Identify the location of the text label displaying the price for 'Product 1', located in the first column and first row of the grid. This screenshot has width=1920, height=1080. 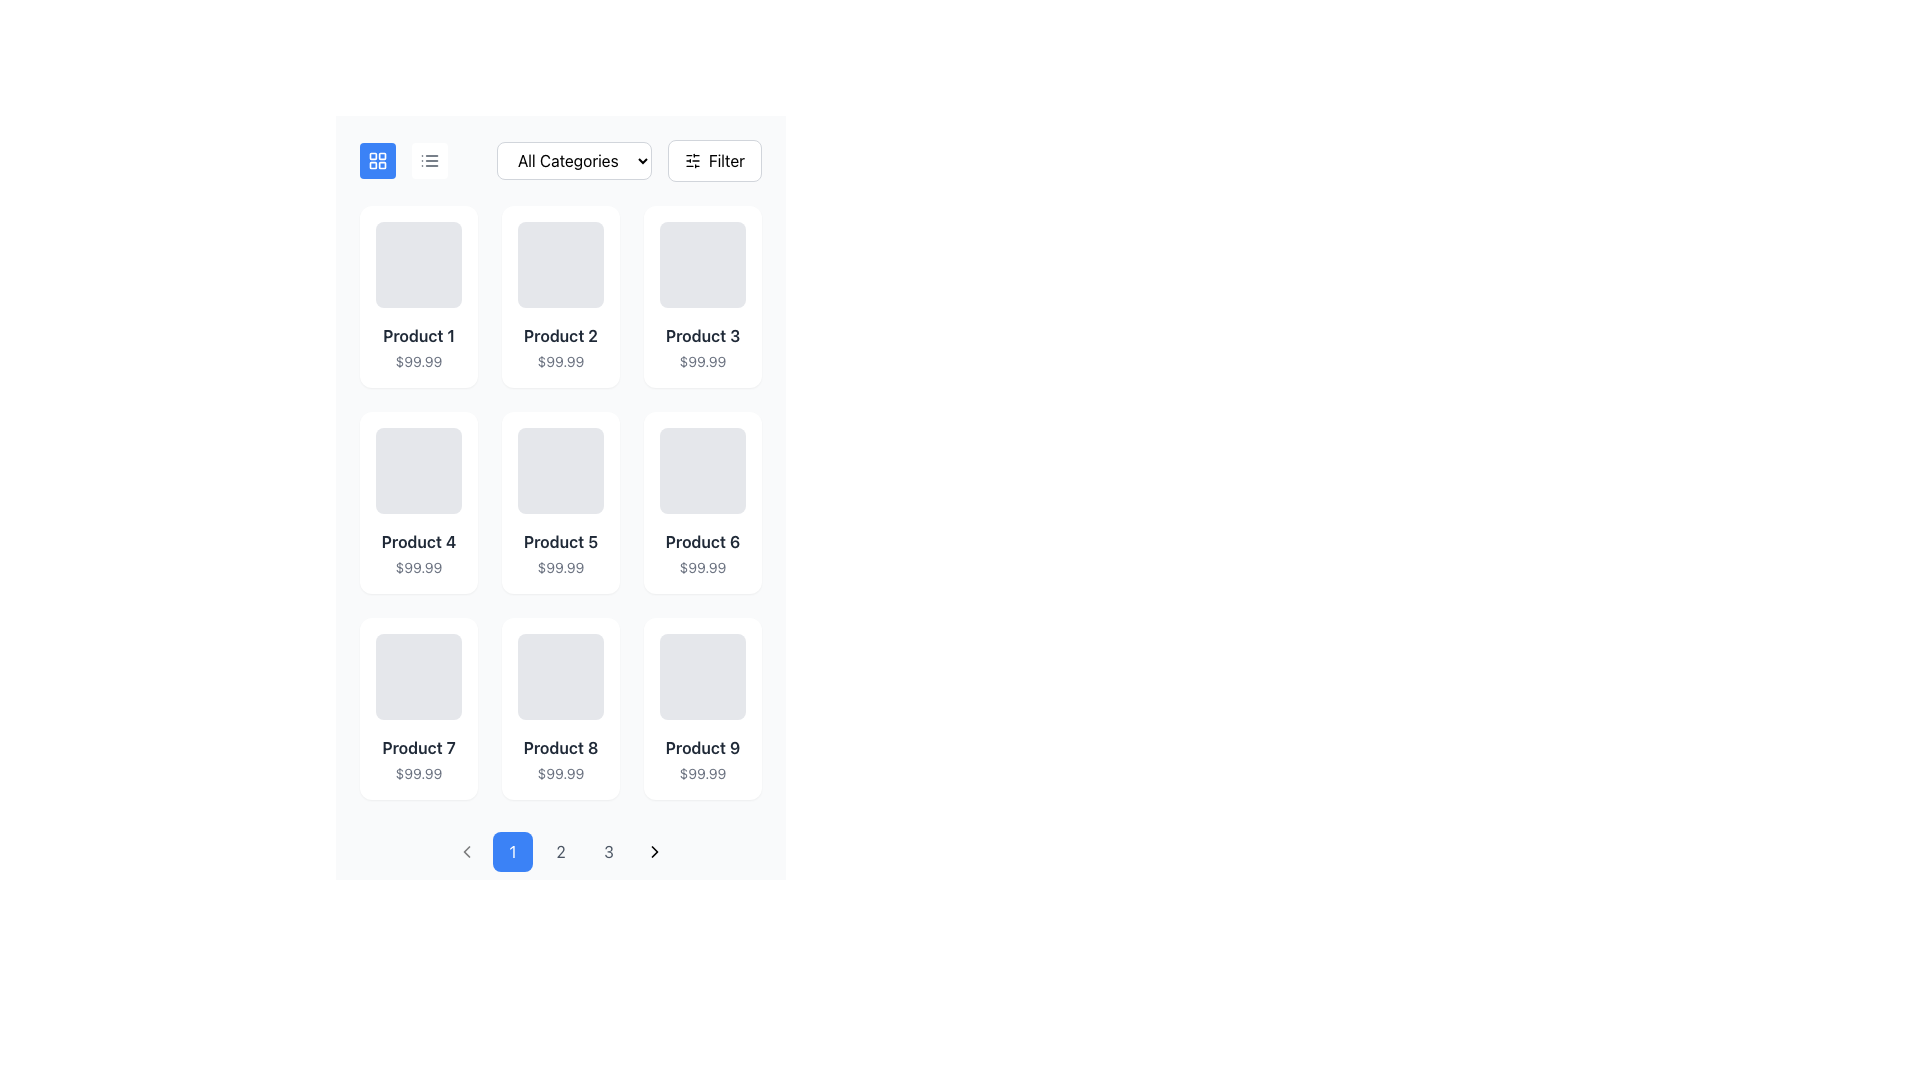
(417, 362).